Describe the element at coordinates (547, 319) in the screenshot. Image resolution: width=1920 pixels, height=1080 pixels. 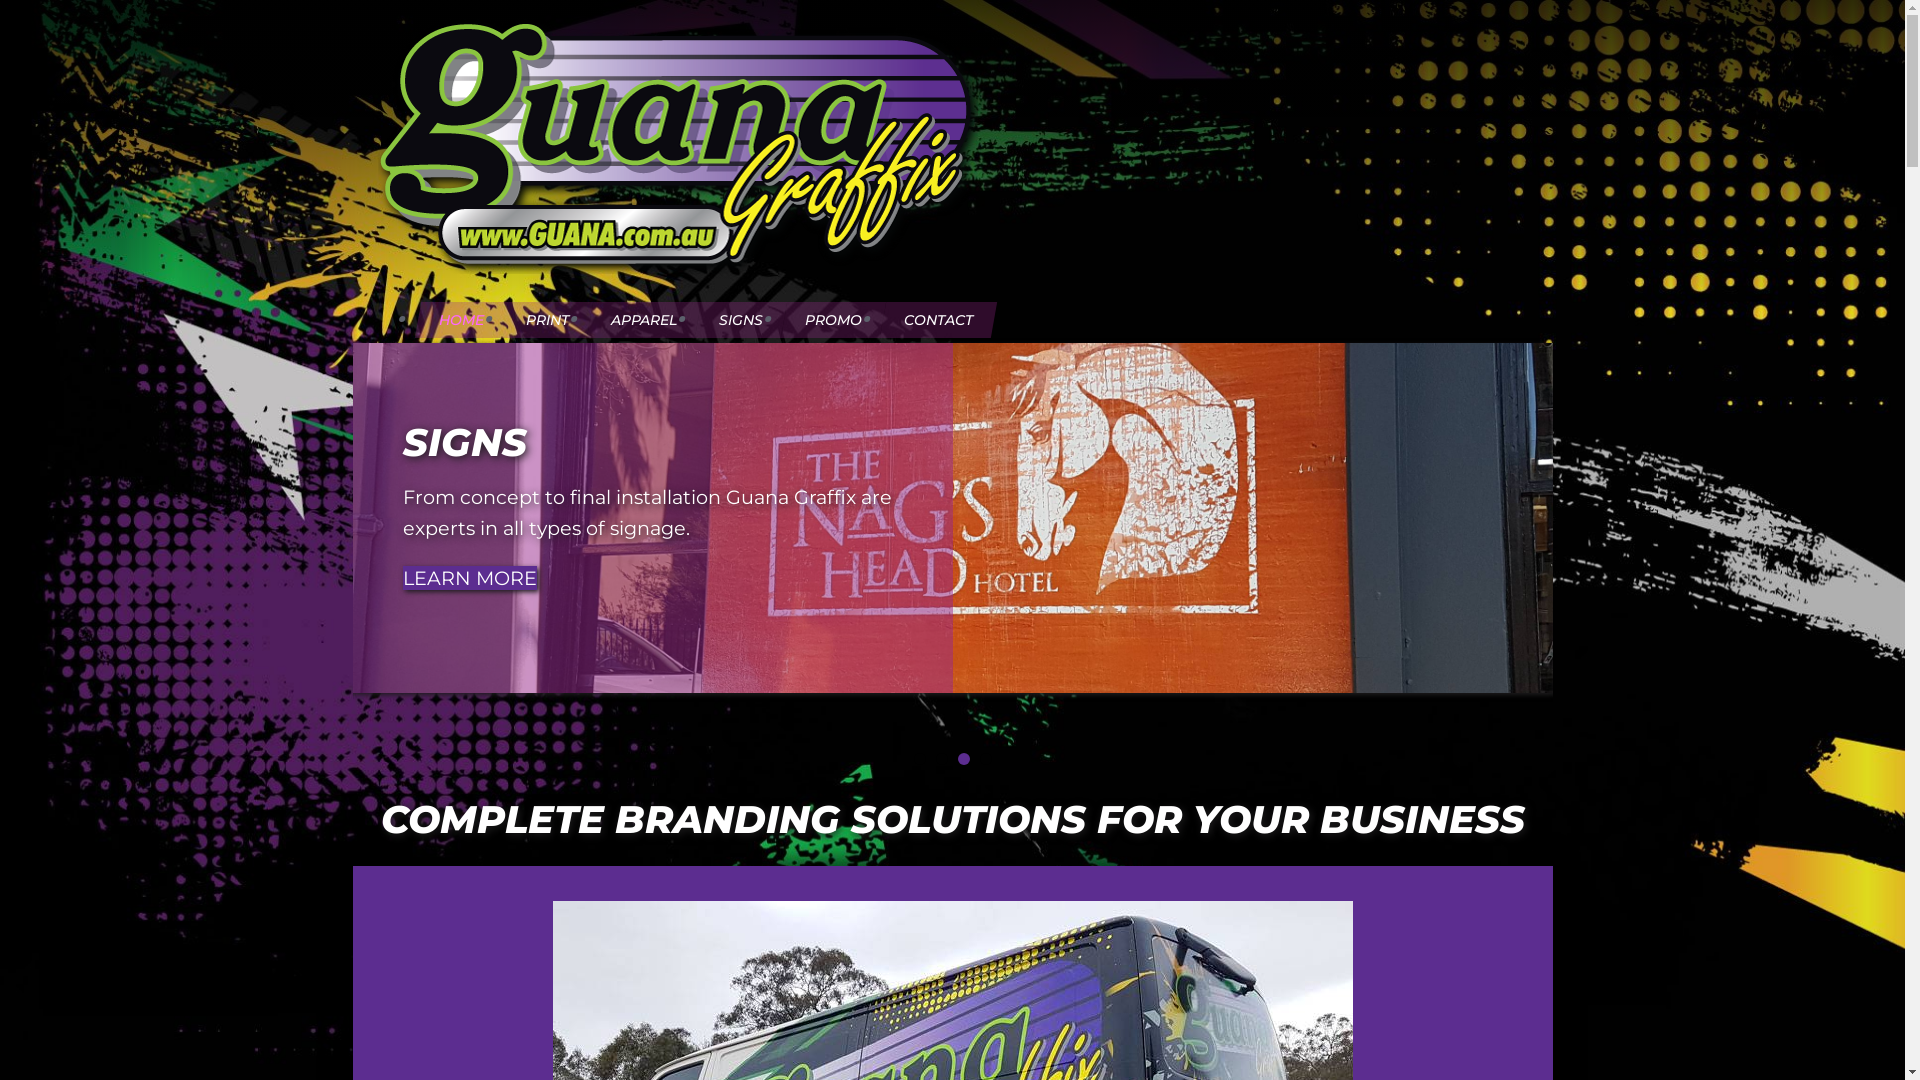
I see `'PRINT'` at that location.